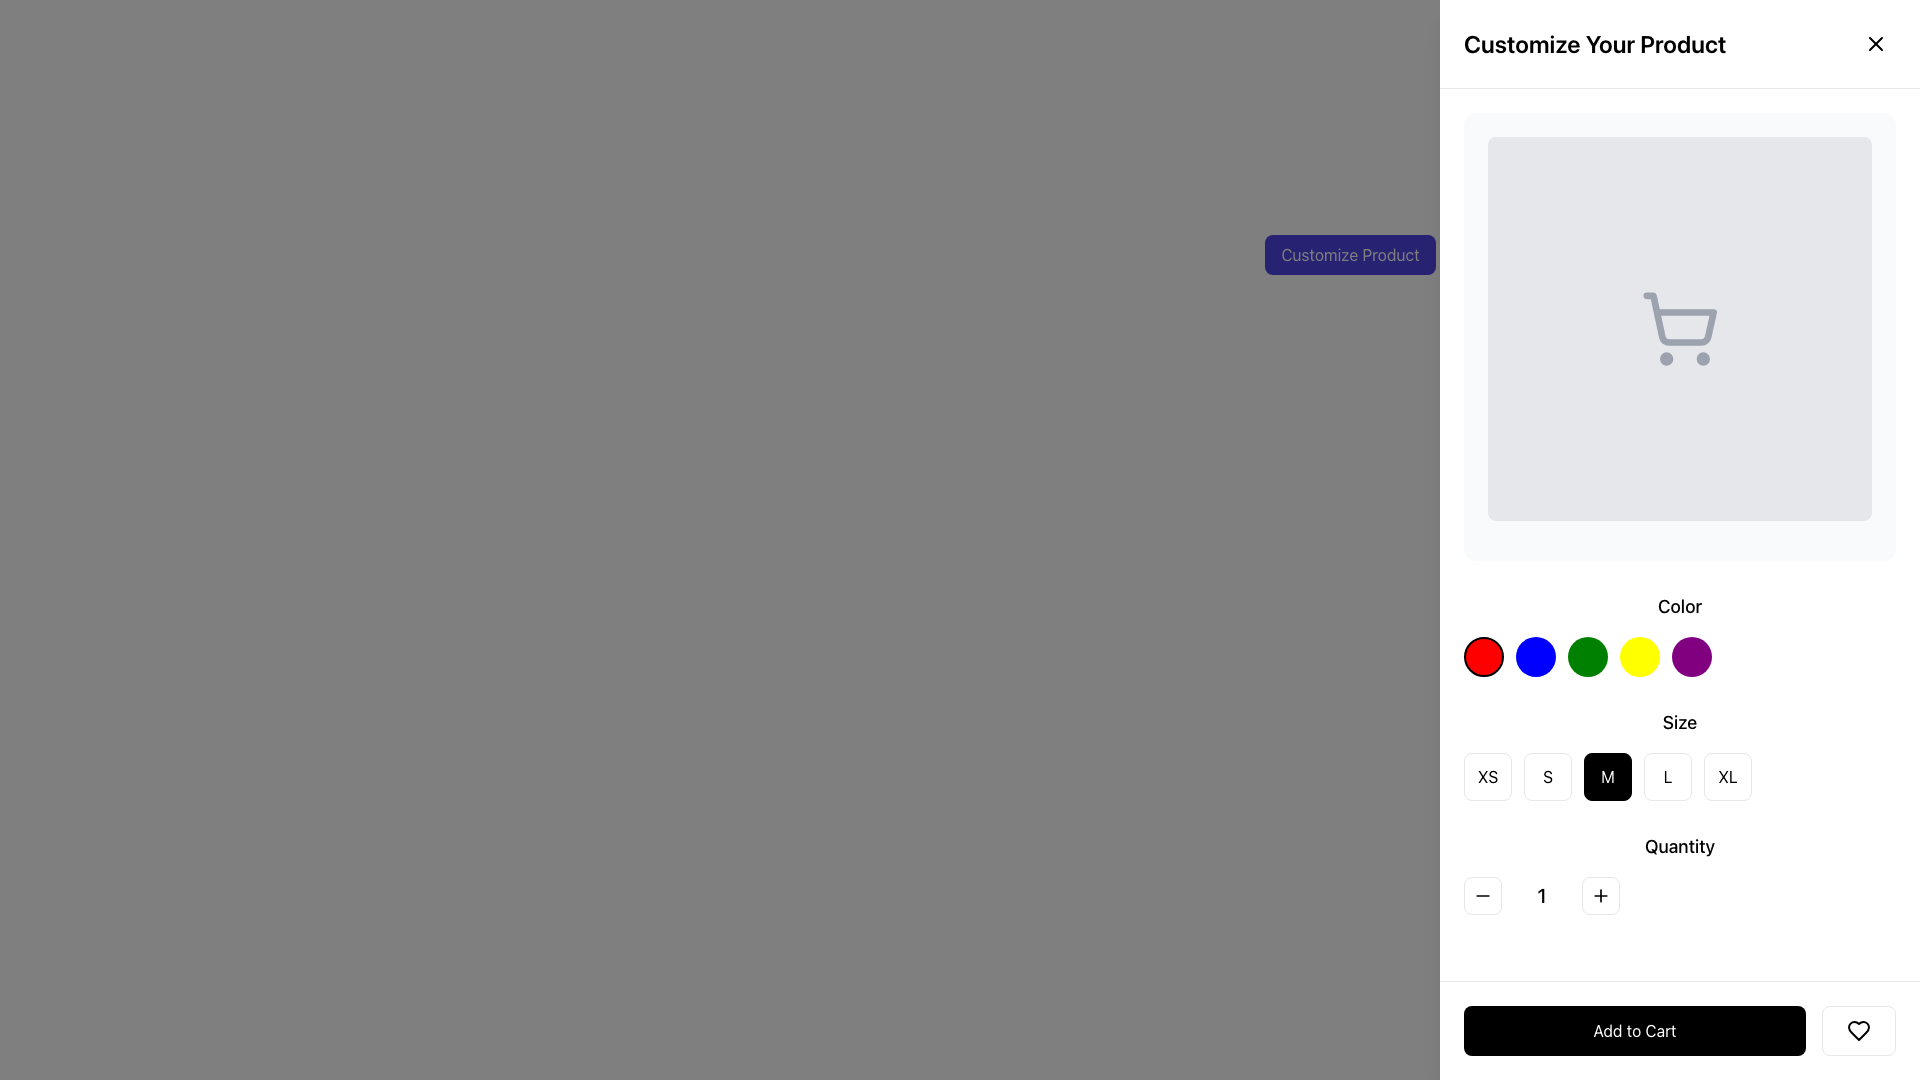 The image size is (1920, 1080). I want to click on the minus icon button, which is a minimalist horizontal line icon representing a decrease command, located in the lower section of the product customization panel near the quantity adjustment controls, so click(1483, 894).